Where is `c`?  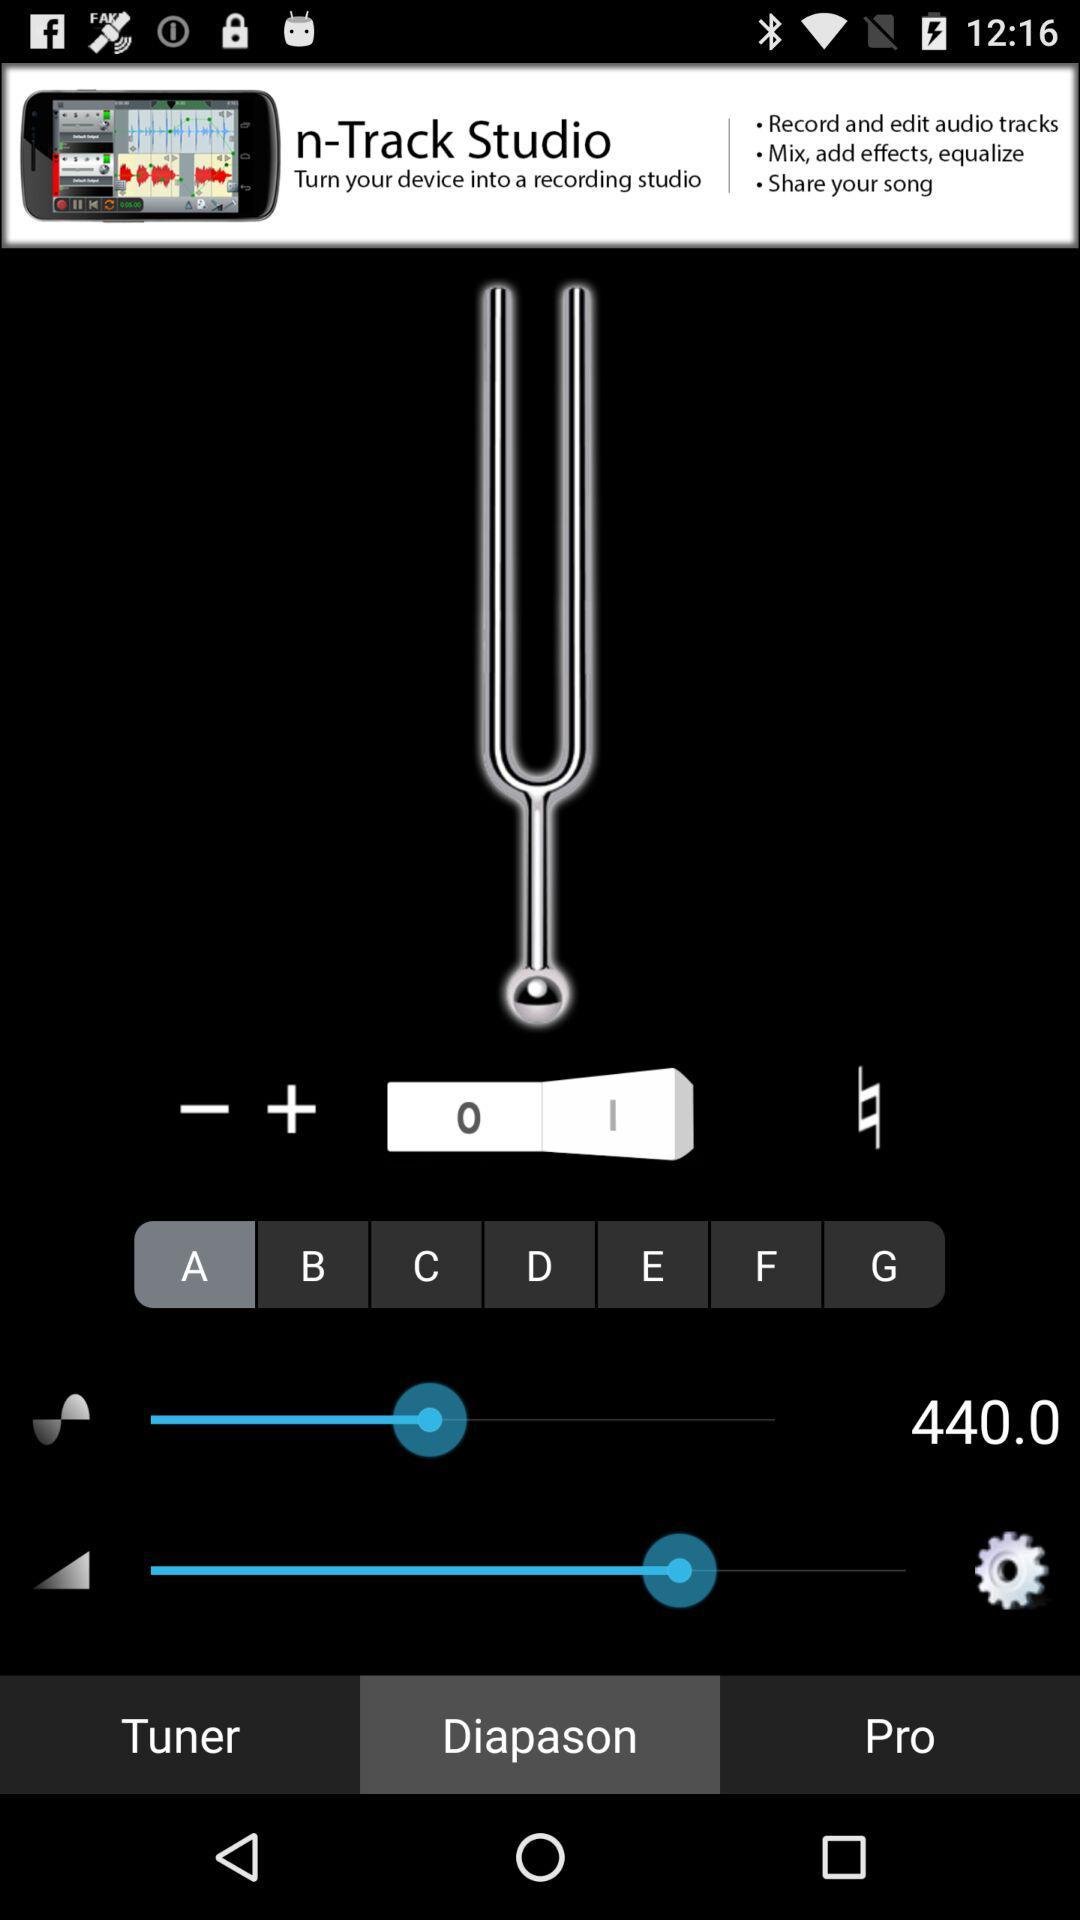
c is located at coordinates (425, 1263).